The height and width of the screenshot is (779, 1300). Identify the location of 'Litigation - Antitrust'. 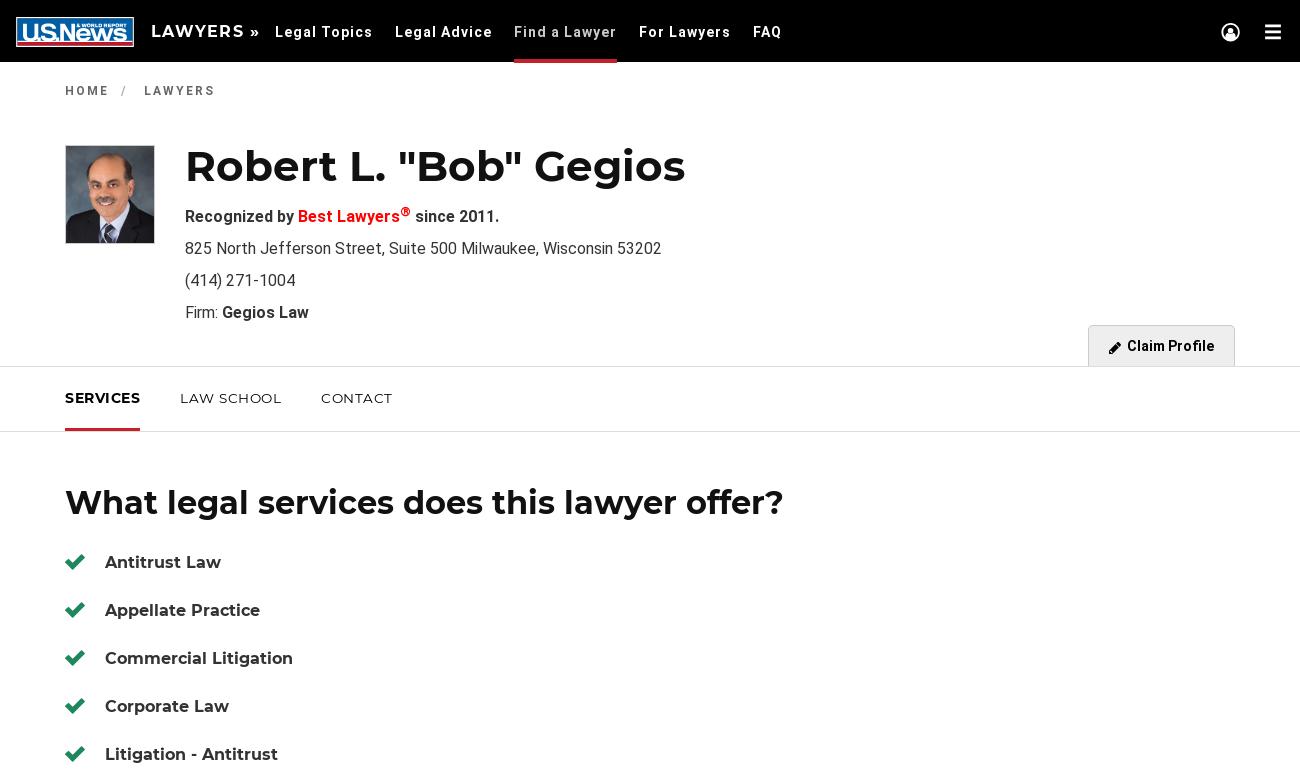
(191, 753).